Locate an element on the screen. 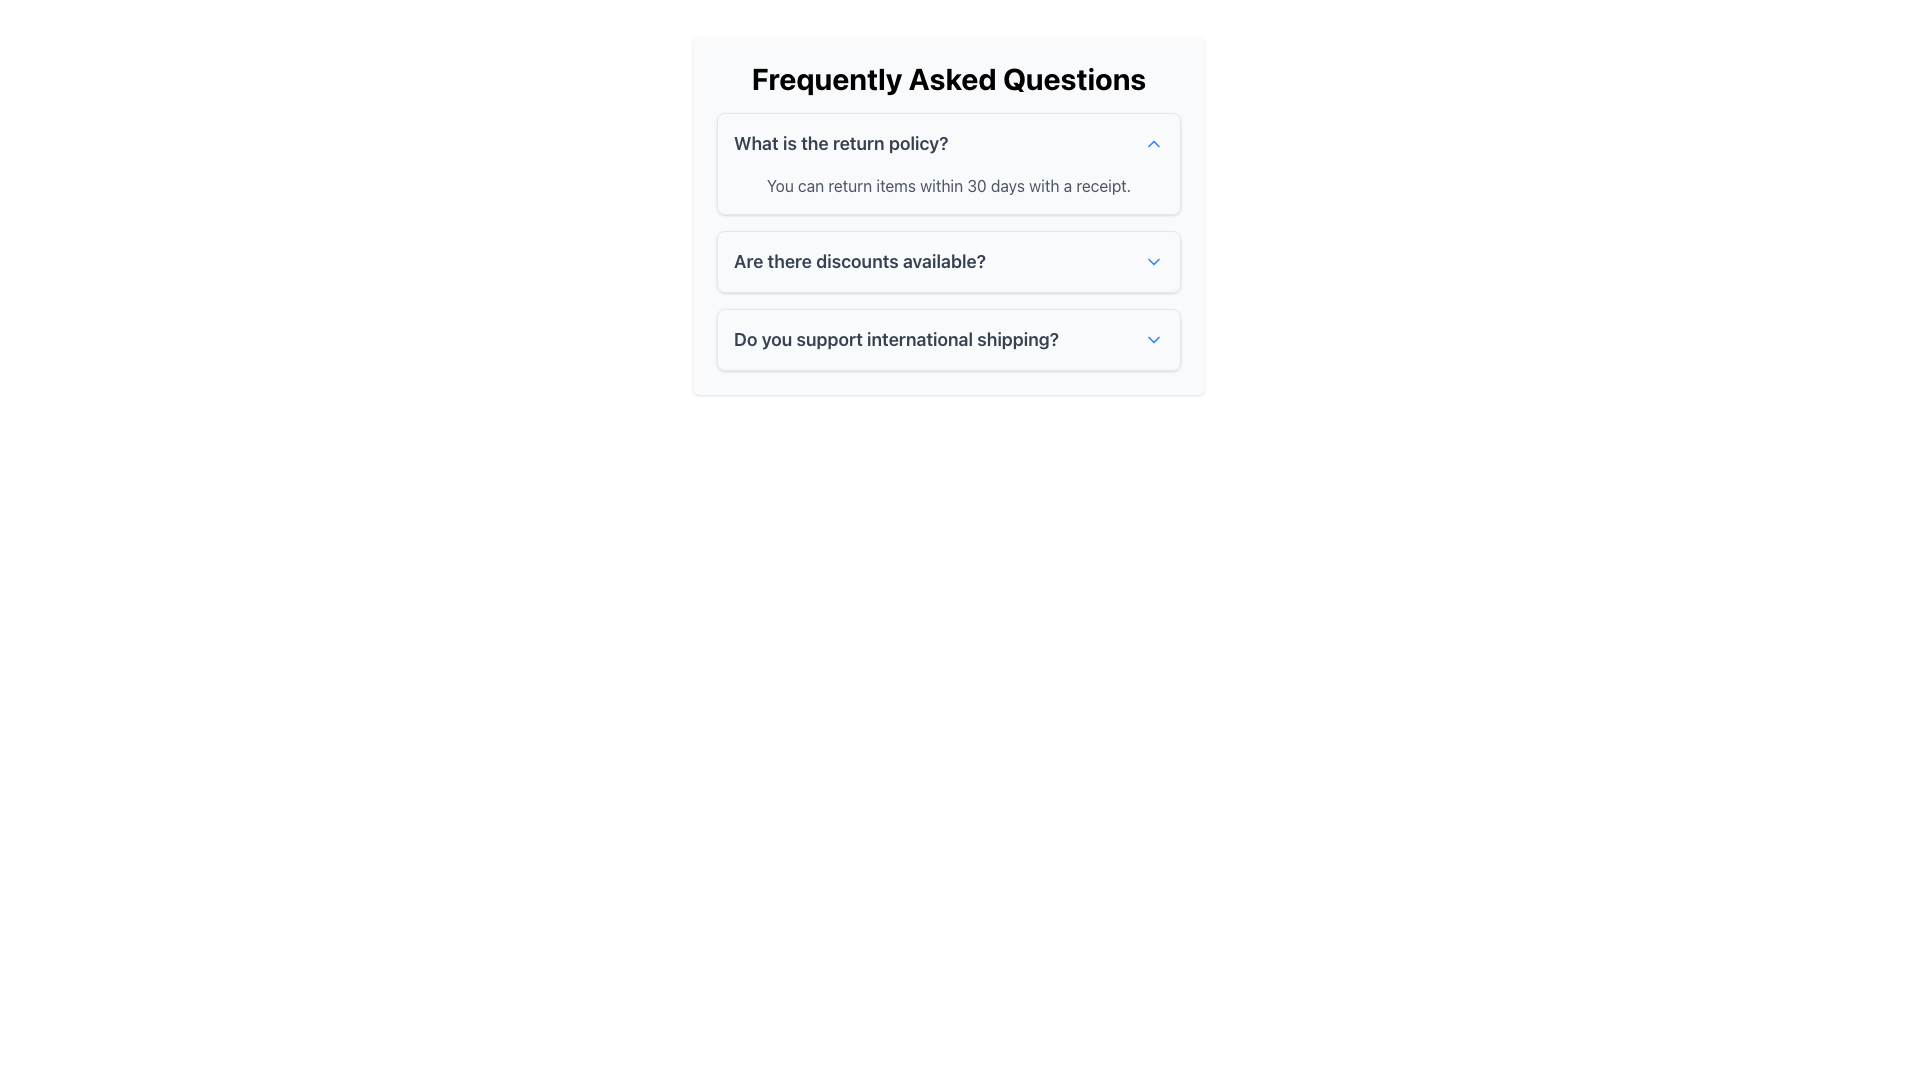 The height and width of the screenshot is (1080, 1920). the second interactive Expandable FAQ item related to discounts in the FAQ section is located at coordinates (948, 261).